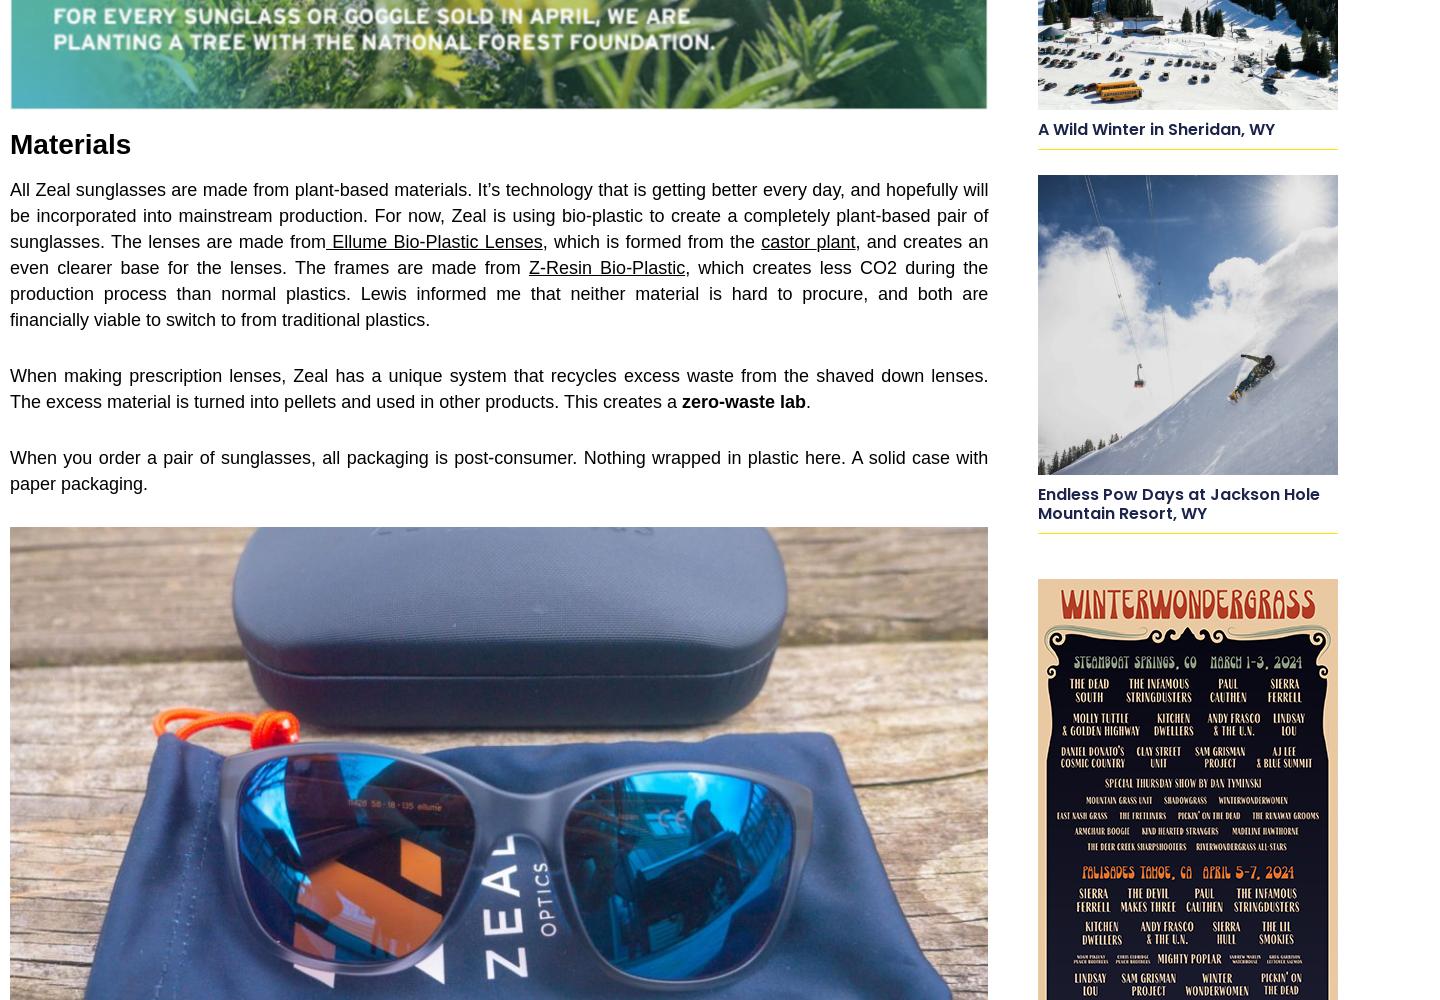  What do you see at coordinates (8, 255) in the screenshot?
I see `'and creates an even clearer base for the lenses. The frames are made from'` at bounding box center [8, 255].